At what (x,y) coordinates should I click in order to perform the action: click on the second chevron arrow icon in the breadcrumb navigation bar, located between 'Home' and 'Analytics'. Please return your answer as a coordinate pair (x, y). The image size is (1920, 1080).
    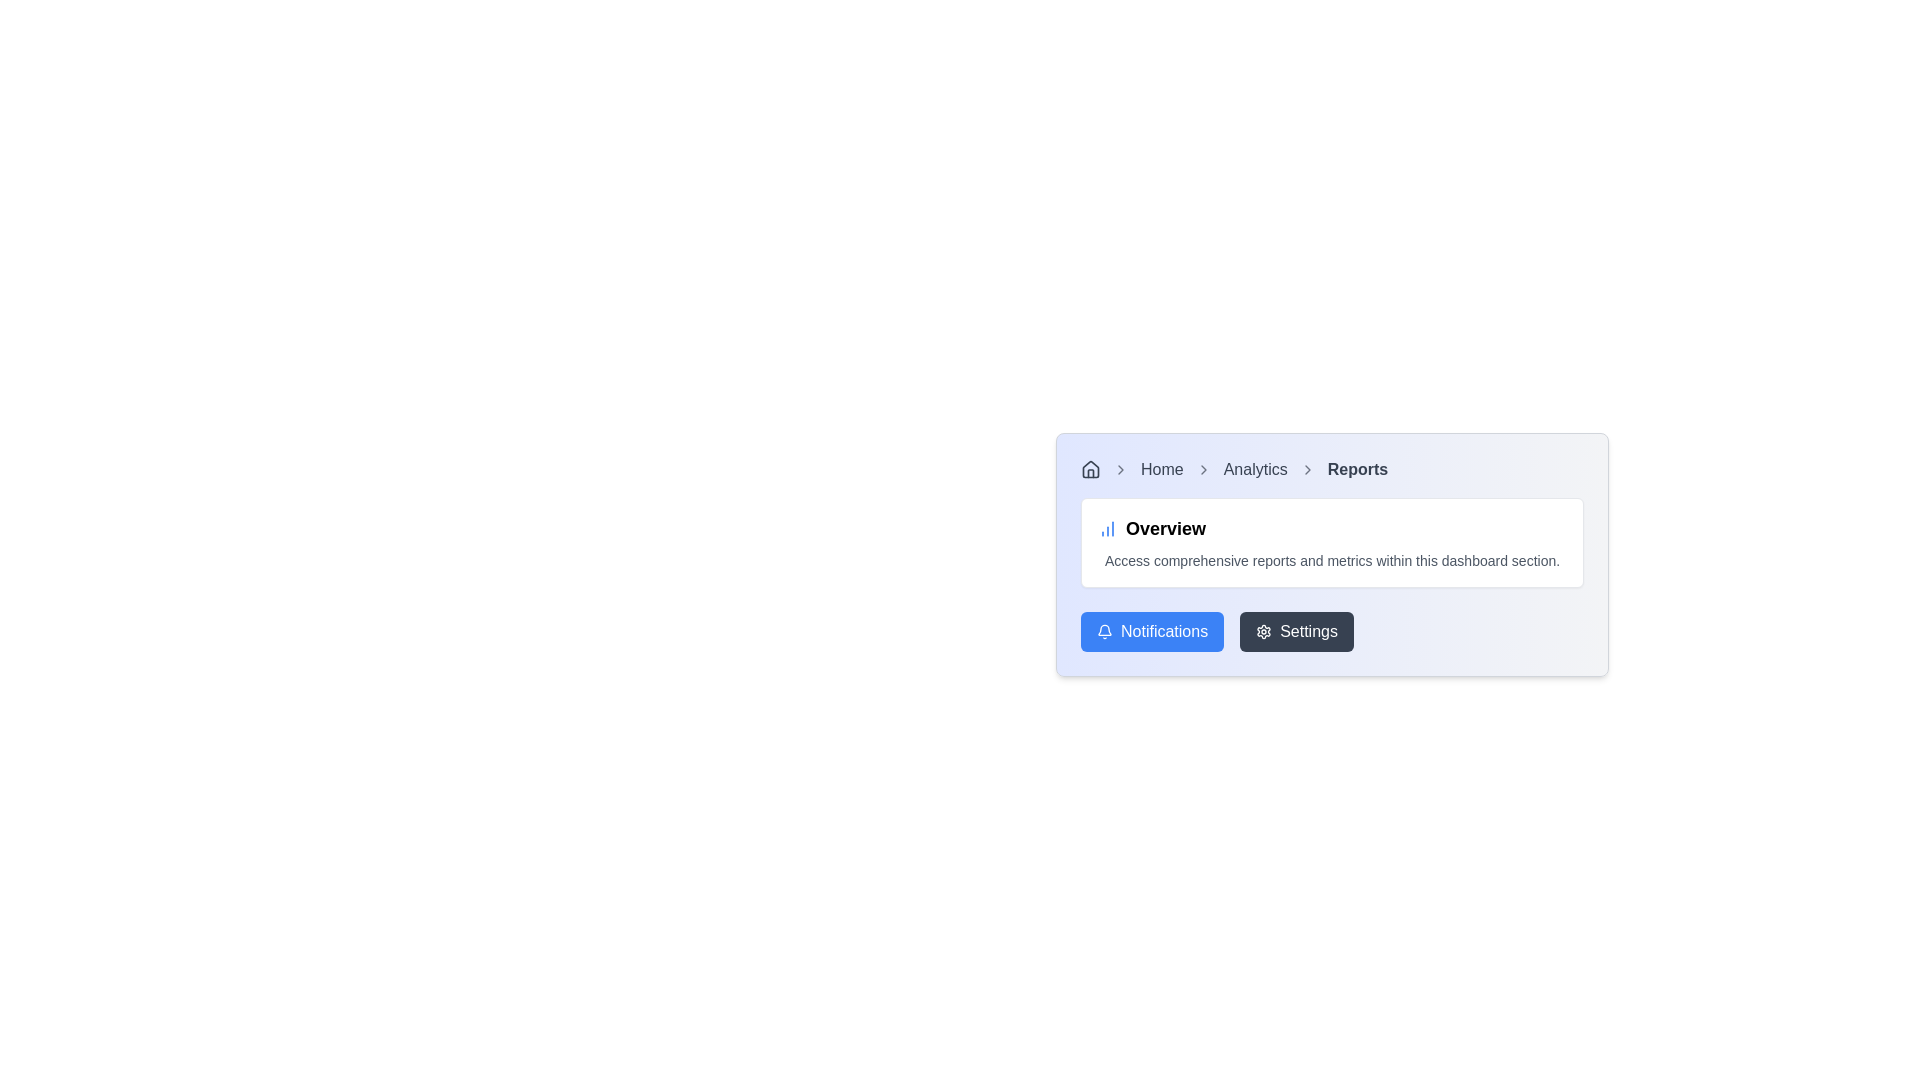
    Looking at the image, I should click on (1121, 470).